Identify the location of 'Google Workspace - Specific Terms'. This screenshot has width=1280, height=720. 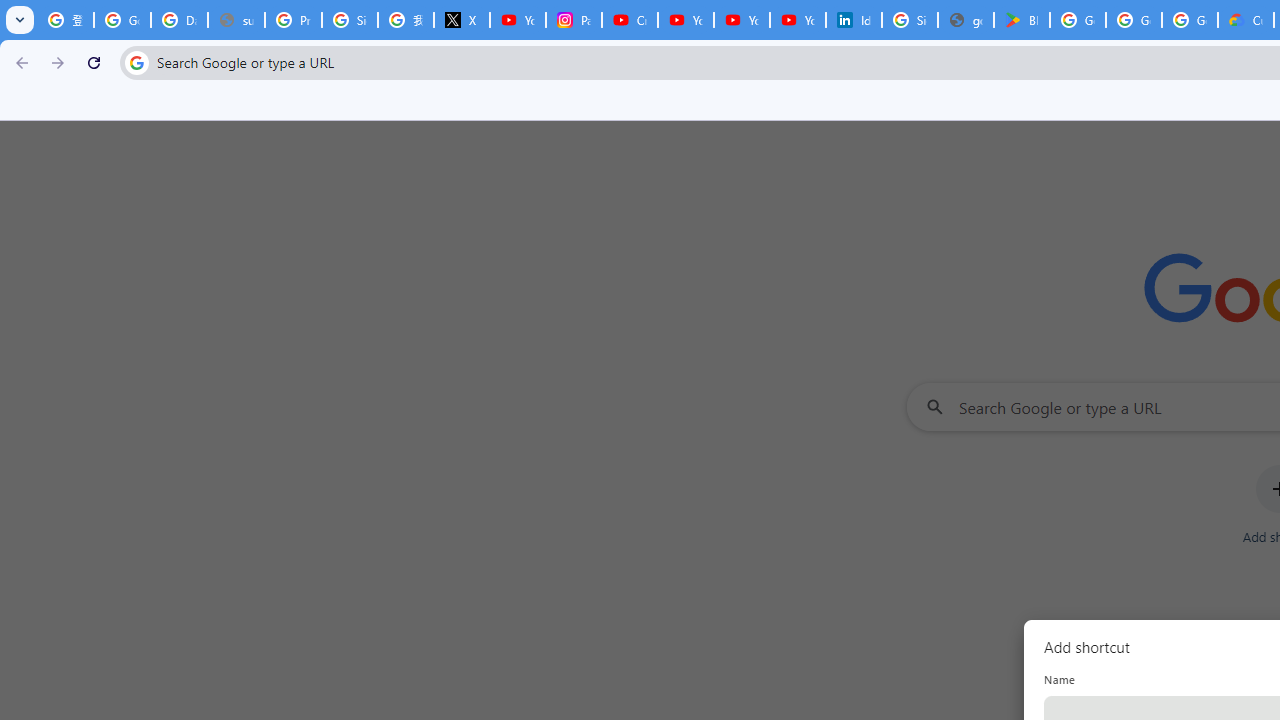
(1134, 20).